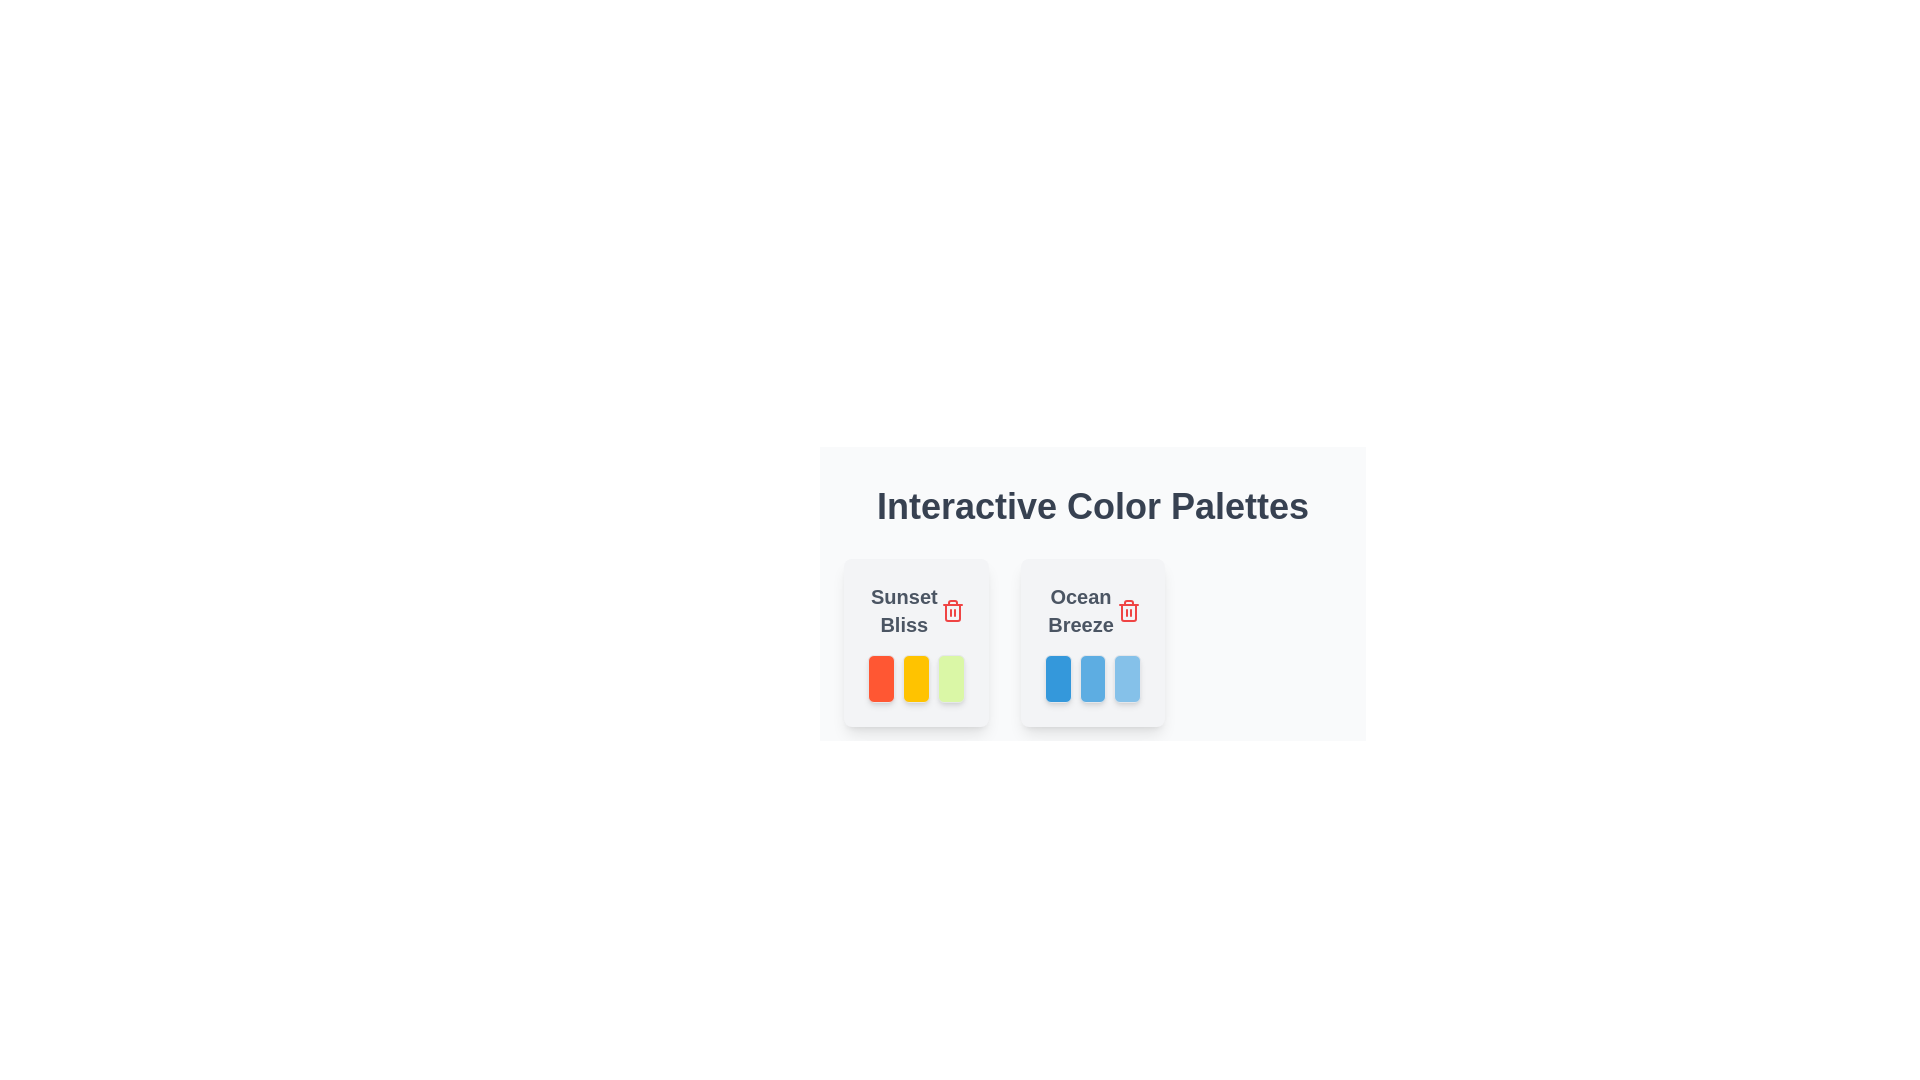 Image resolution: width=1920 pixels, height=1080 pixels. What do you see at coordinates (1092, 677) in the screenshot?
I see `the middle square of the 'Ocean Breeze' color palette, which represents a light blue shade, located in the second row of the 'Interactive Color Palettes' section` at bounding box center [1092, 677].